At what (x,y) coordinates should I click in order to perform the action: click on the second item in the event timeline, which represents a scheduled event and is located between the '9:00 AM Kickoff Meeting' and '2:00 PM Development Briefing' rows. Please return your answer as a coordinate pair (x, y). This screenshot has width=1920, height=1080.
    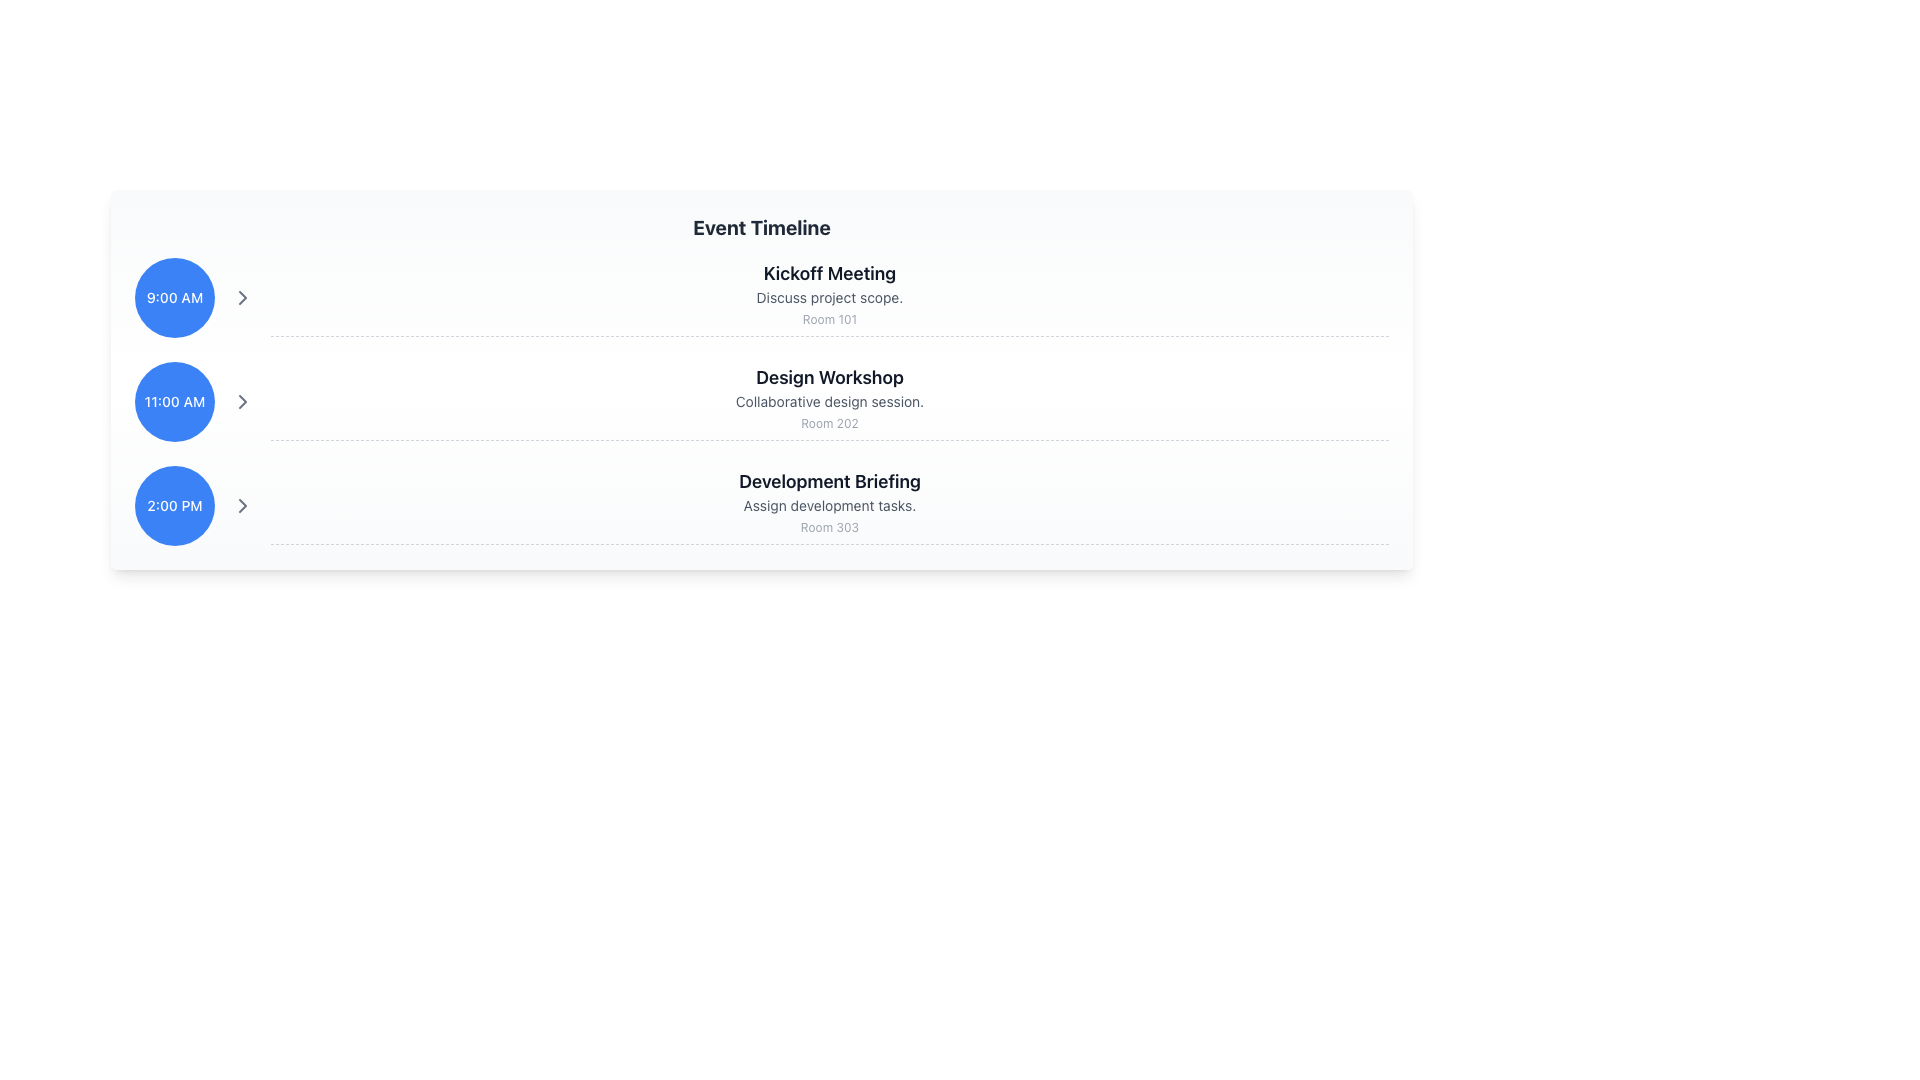
    Looking at the image, I should click on (761, 401).